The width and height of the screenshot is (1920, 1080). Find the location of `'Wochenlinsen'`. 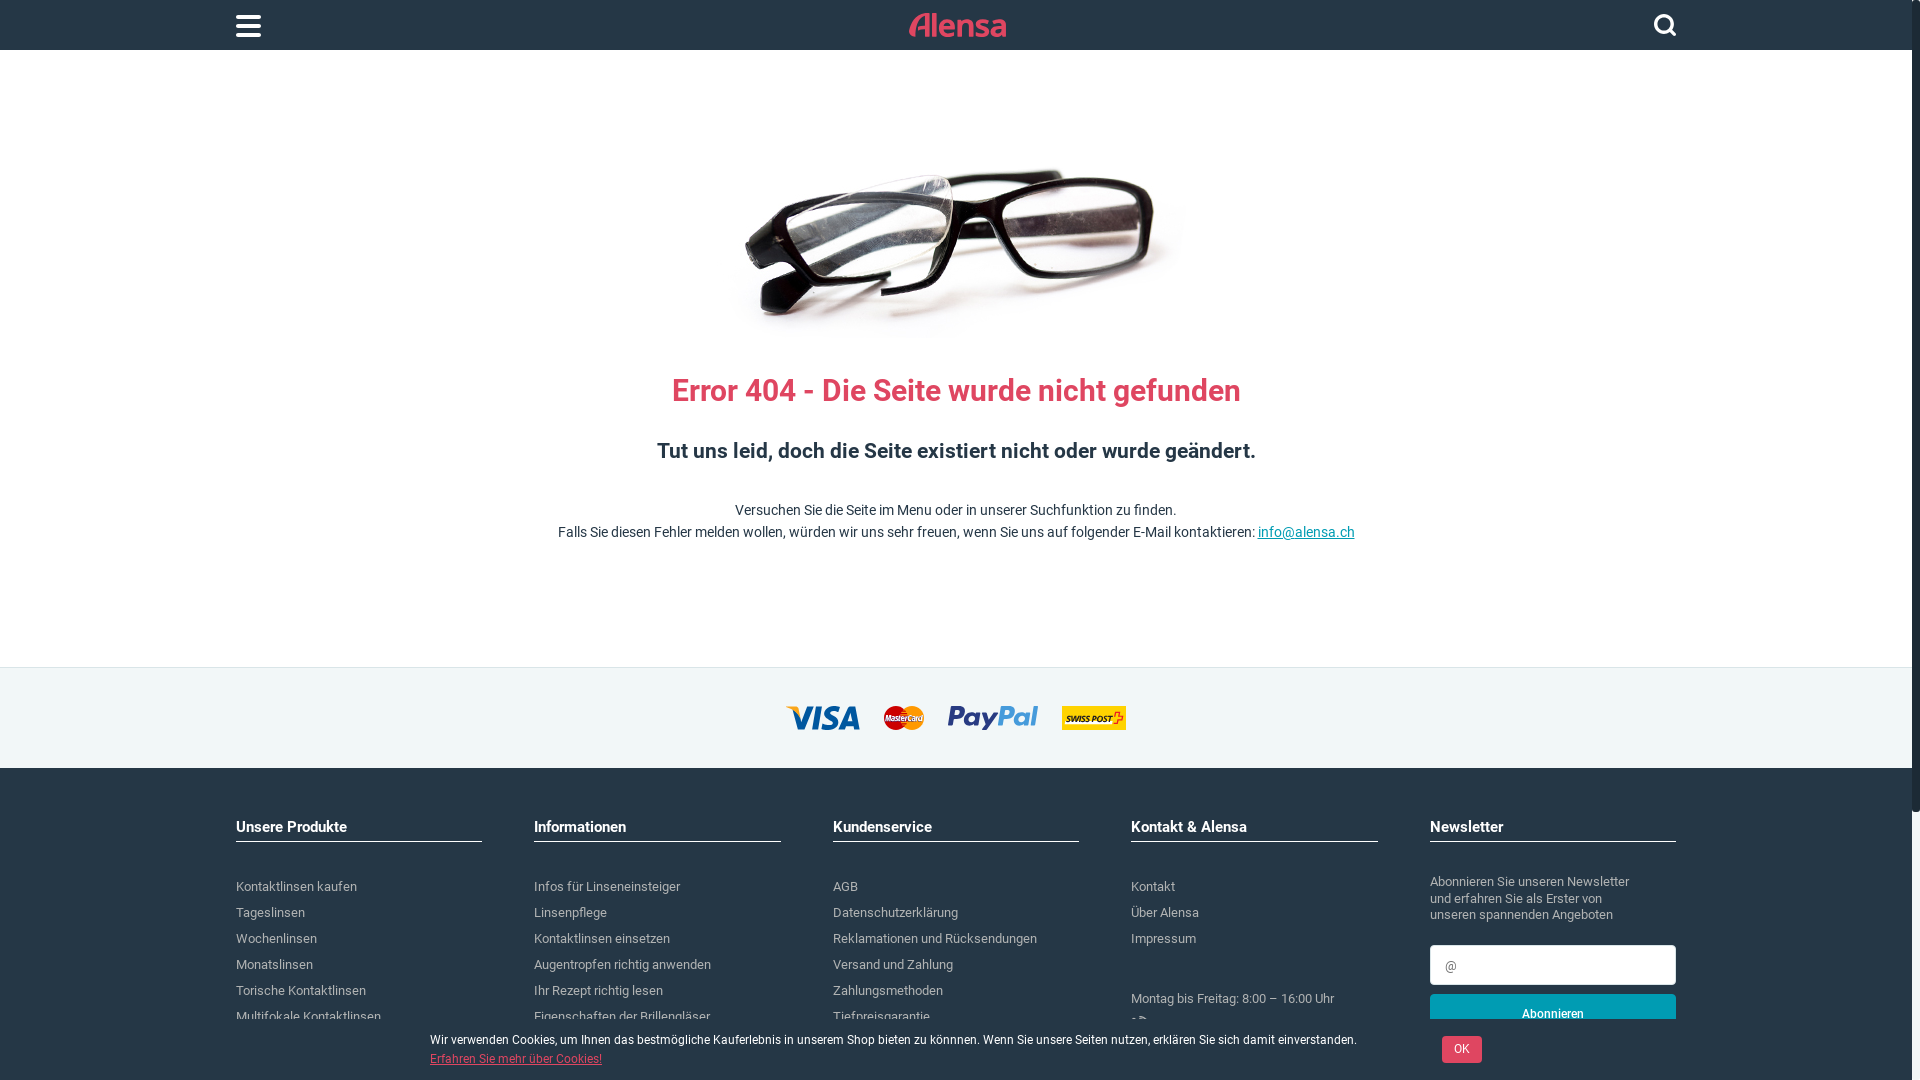

'Wochenlinsen' is located at coordinates (275, 938).